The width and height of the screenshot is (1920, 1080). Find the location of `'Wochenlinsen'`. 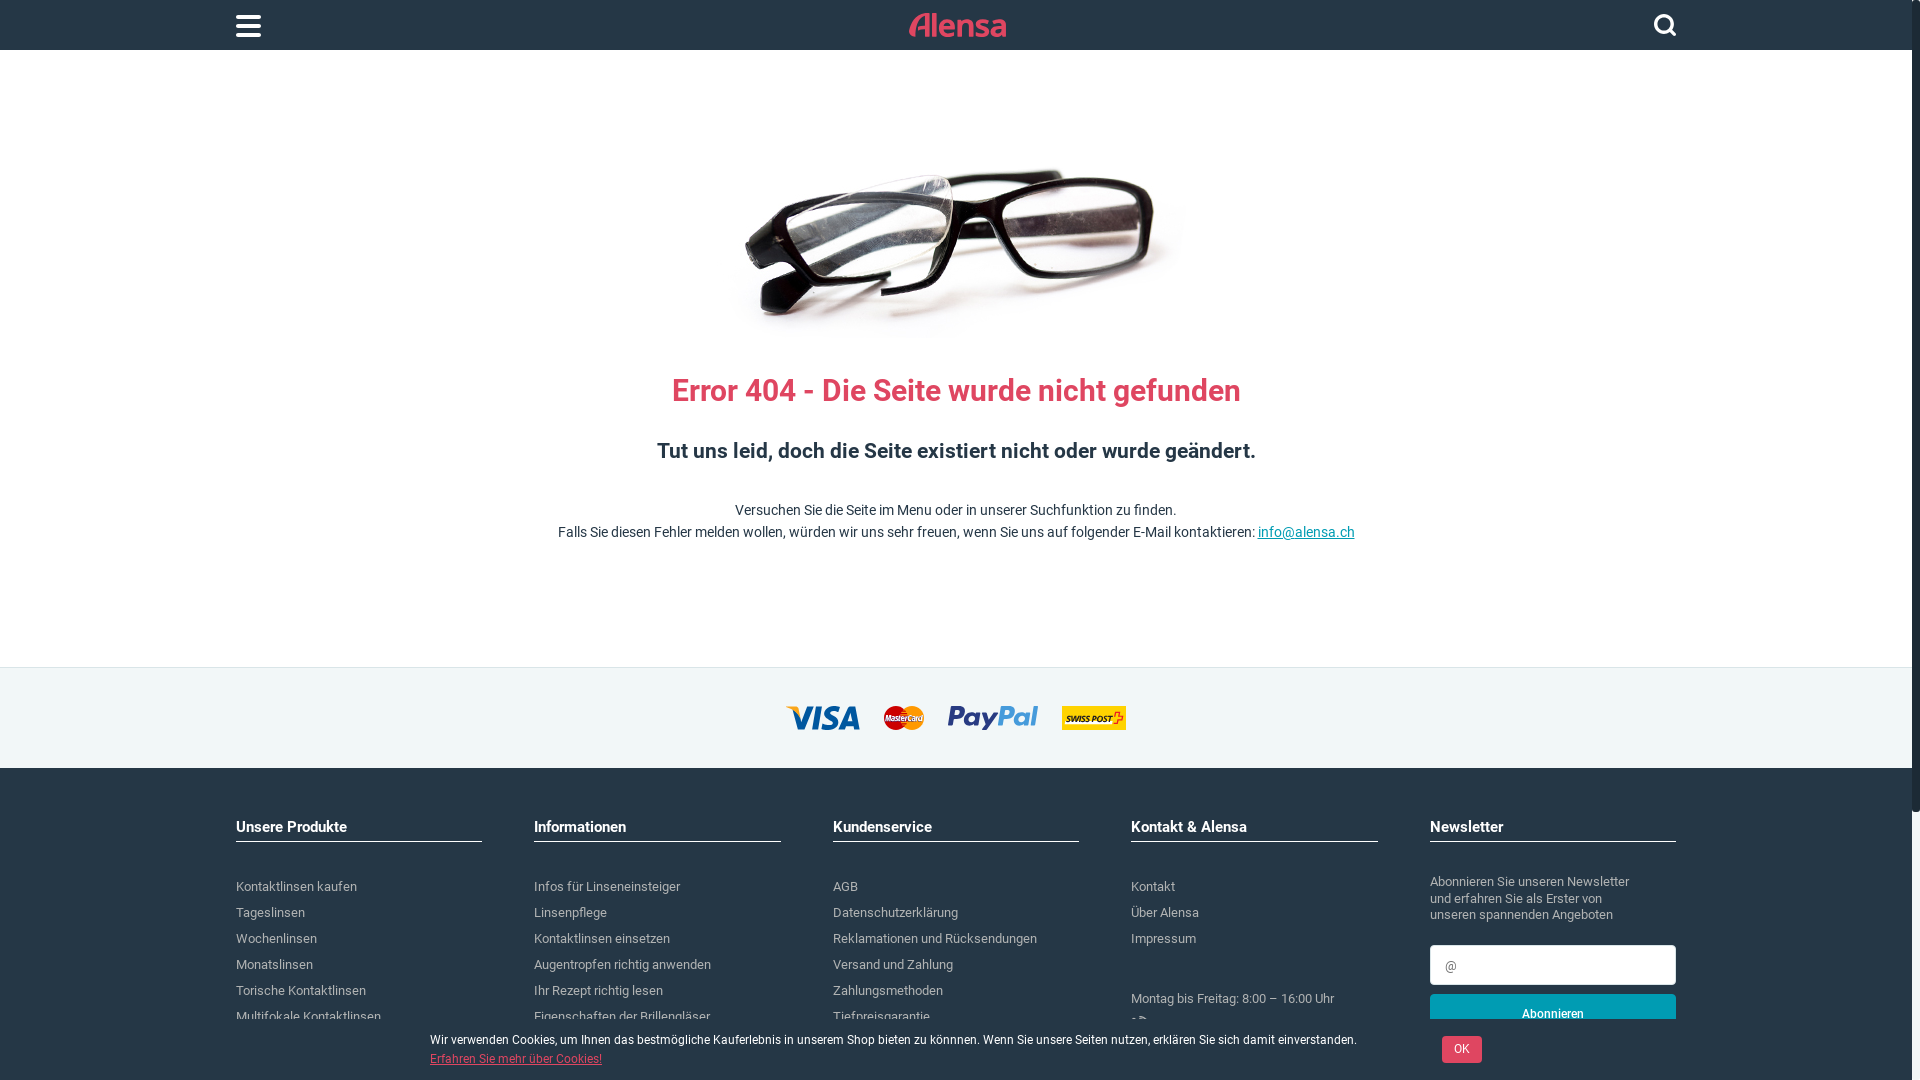

'Wochenlinsen' is located at coordinates (275, 938).